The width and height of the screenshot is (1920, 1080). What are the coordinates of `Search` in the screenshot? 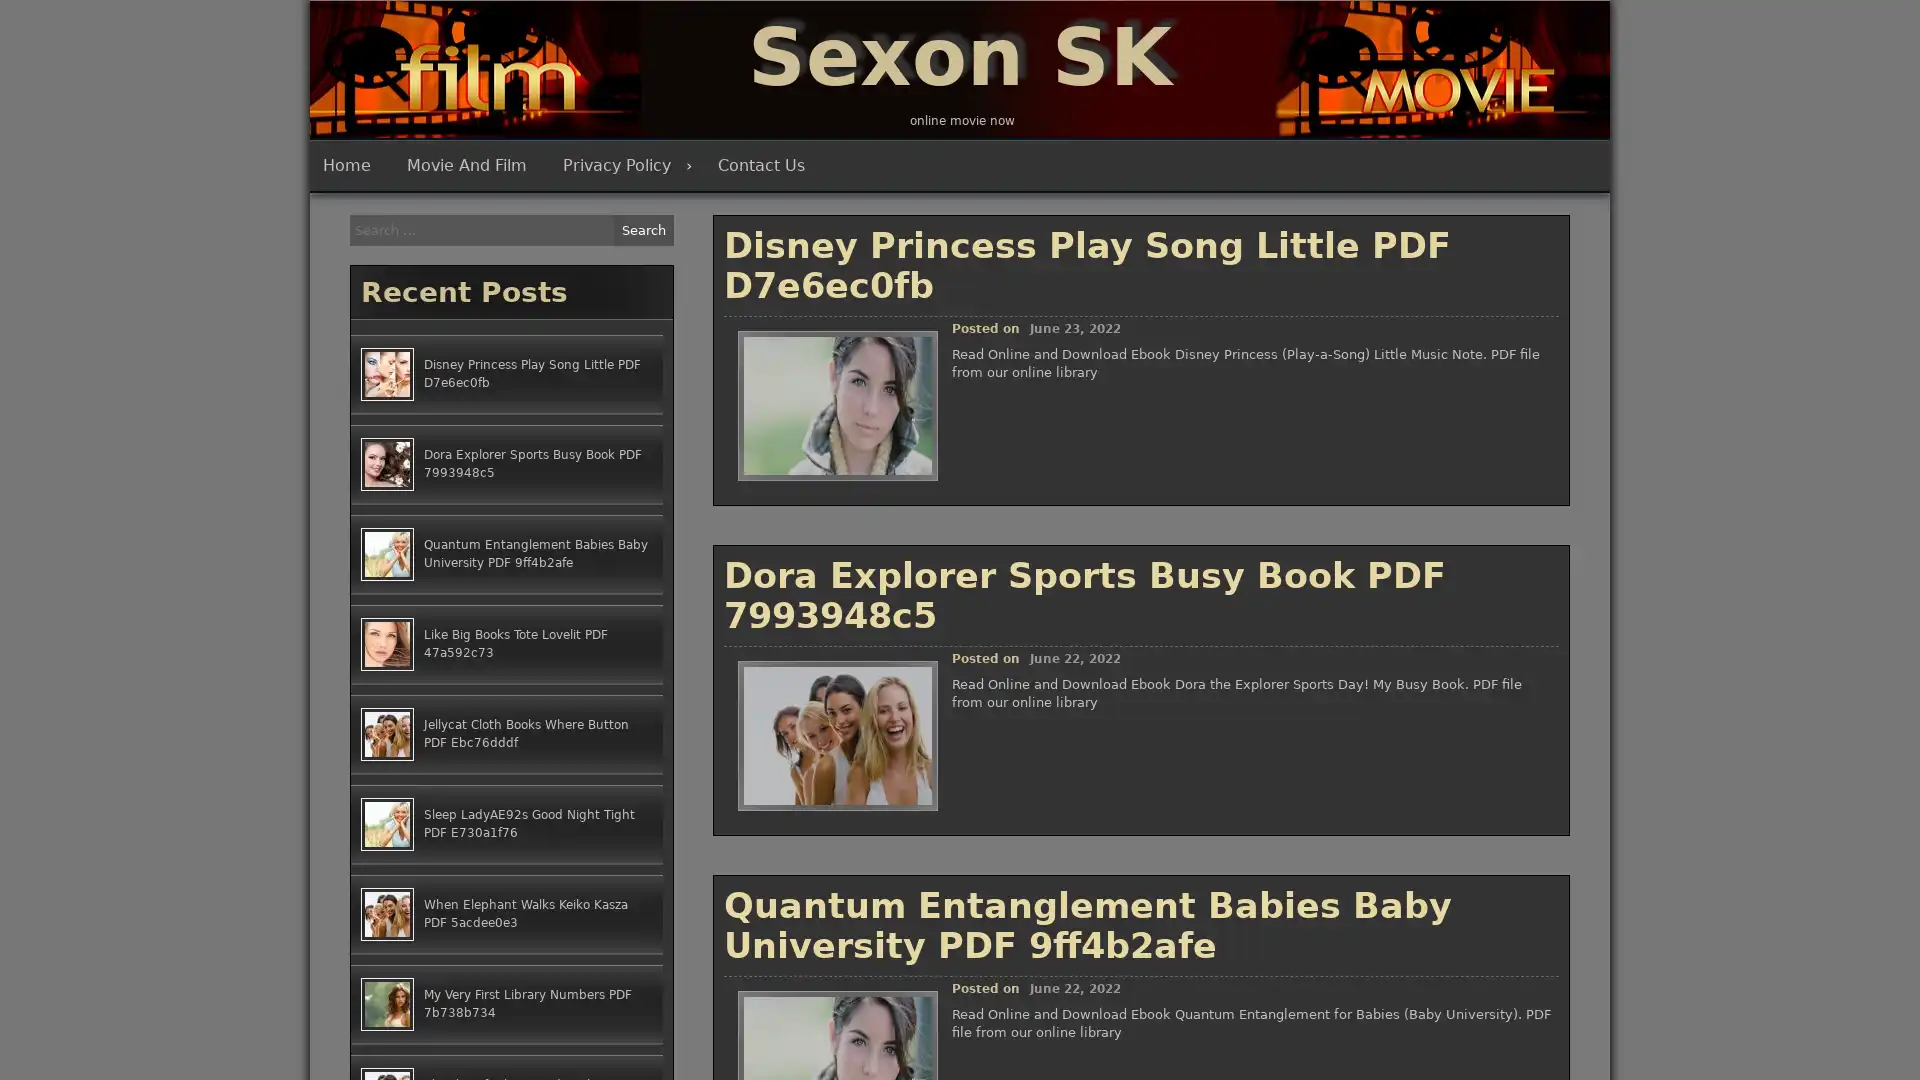 It's located at (643, 229).